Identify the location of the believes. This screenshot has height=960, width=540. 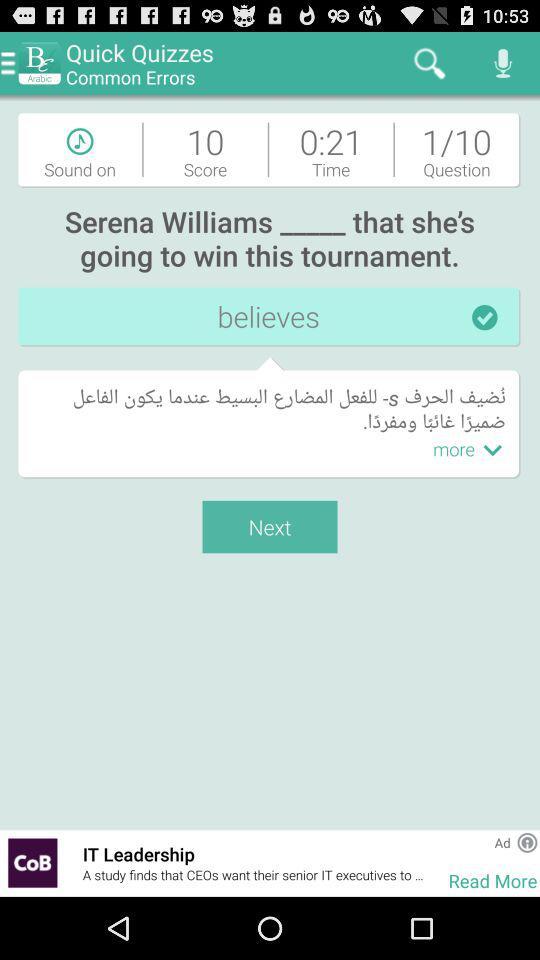
(270, 317).